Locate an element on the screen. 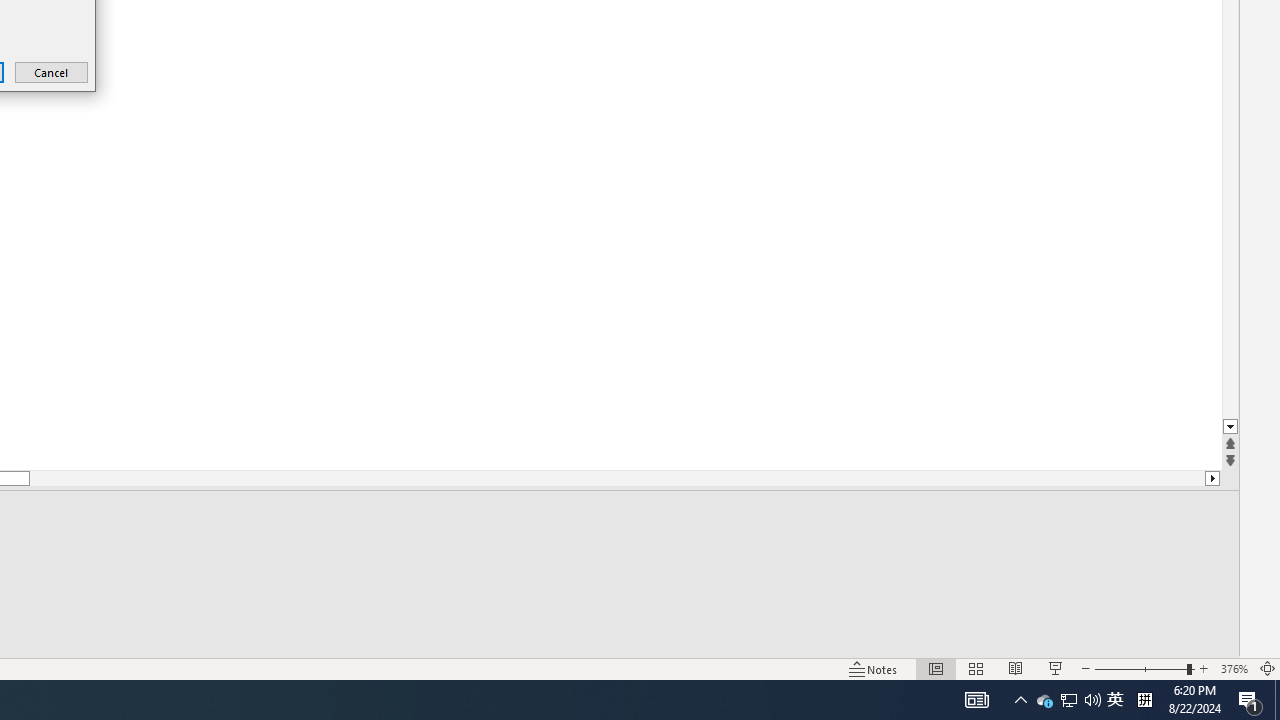  'Line down' is located at coordinates (1229, 426).